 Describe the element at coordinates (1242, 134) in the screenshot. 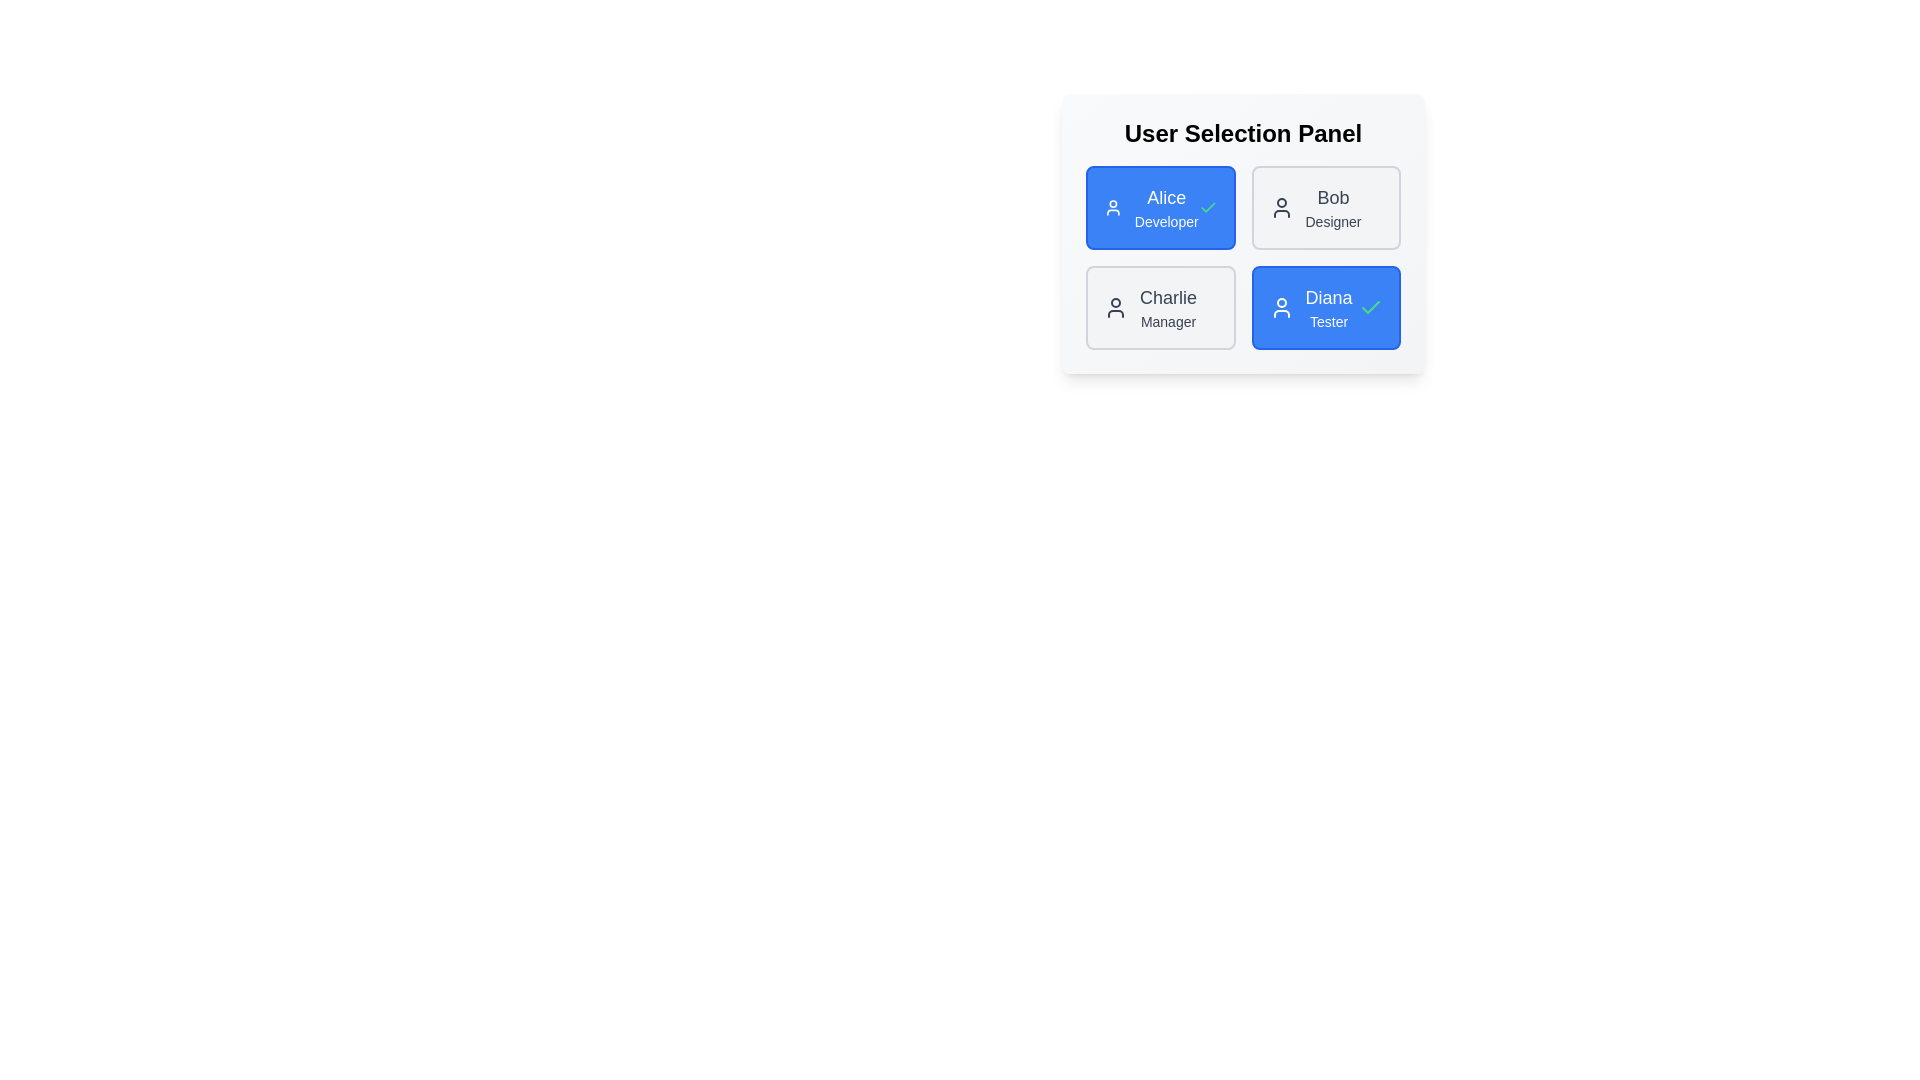

I see `the panel title to interact with it` at that location.